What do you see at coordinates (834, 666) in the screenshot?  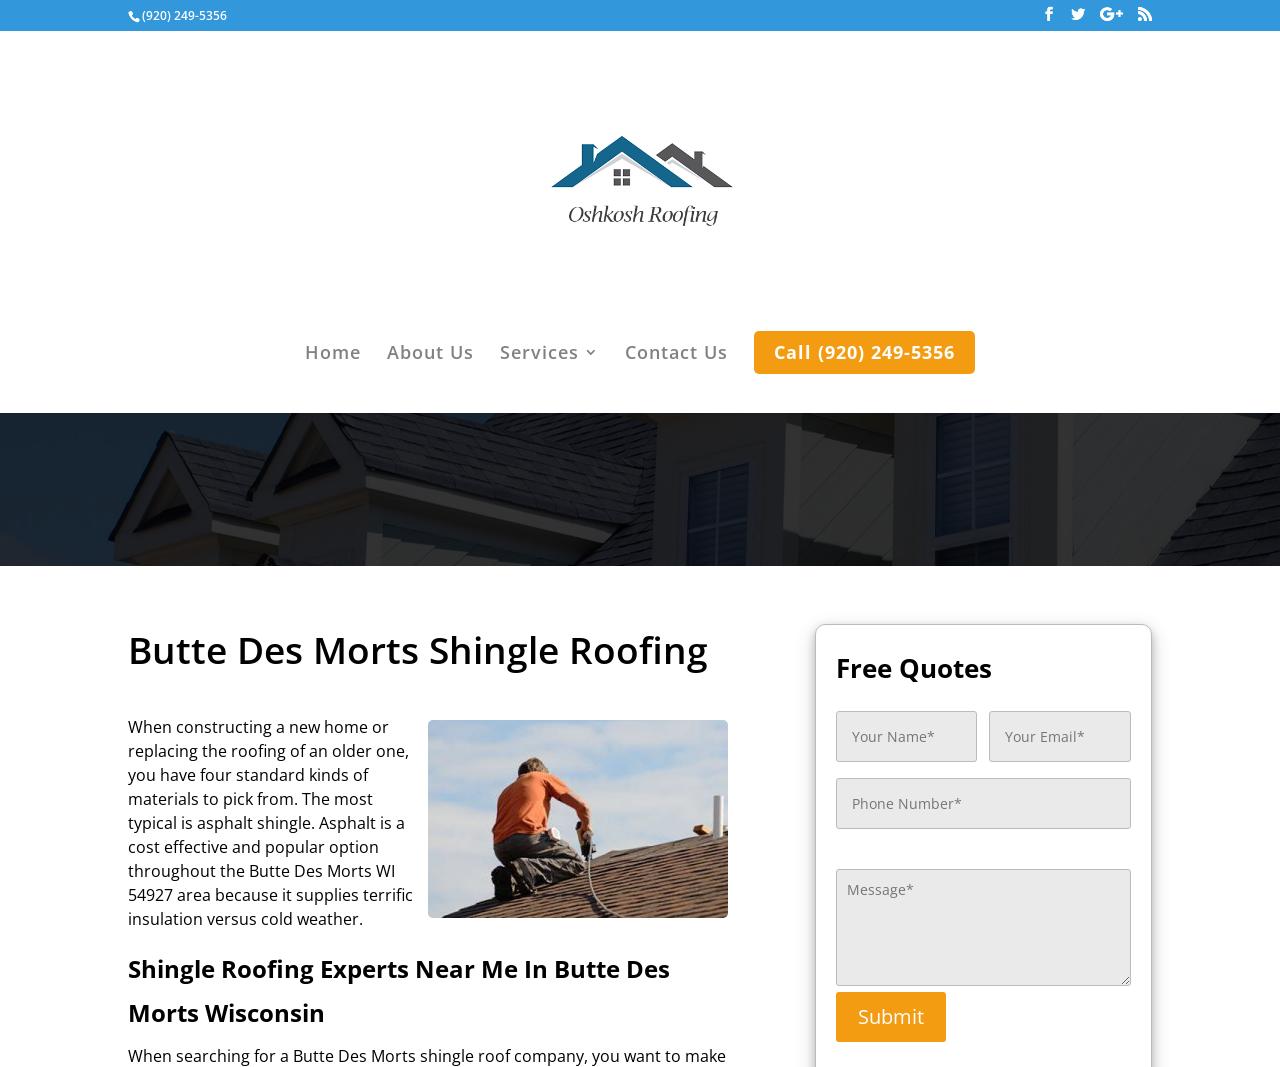 I see `'Free Quotes'` at bounding box center [834, 666].